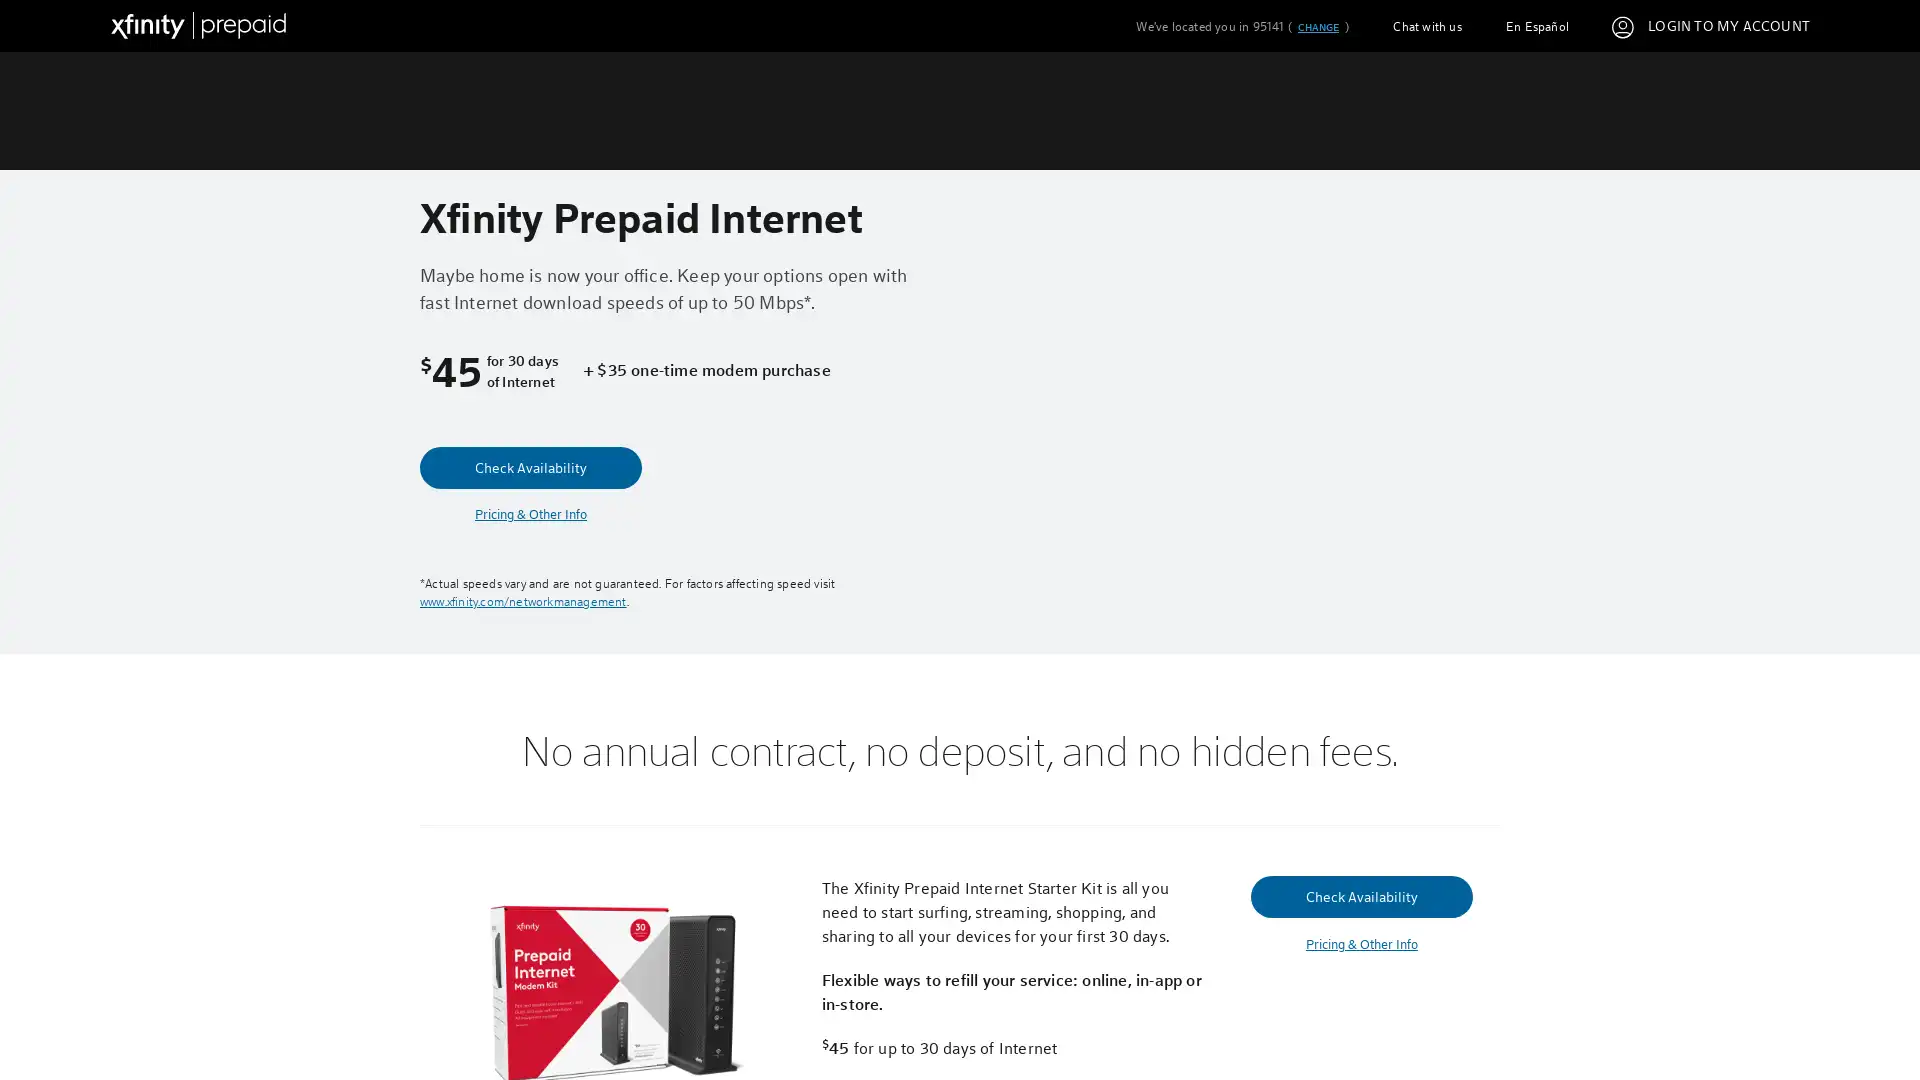 The height and width of the screenshot is (1080, 1920). Describe the element at coordinates (531, 513) in the screenshot. I see `Pricing & Other Info` at that location.